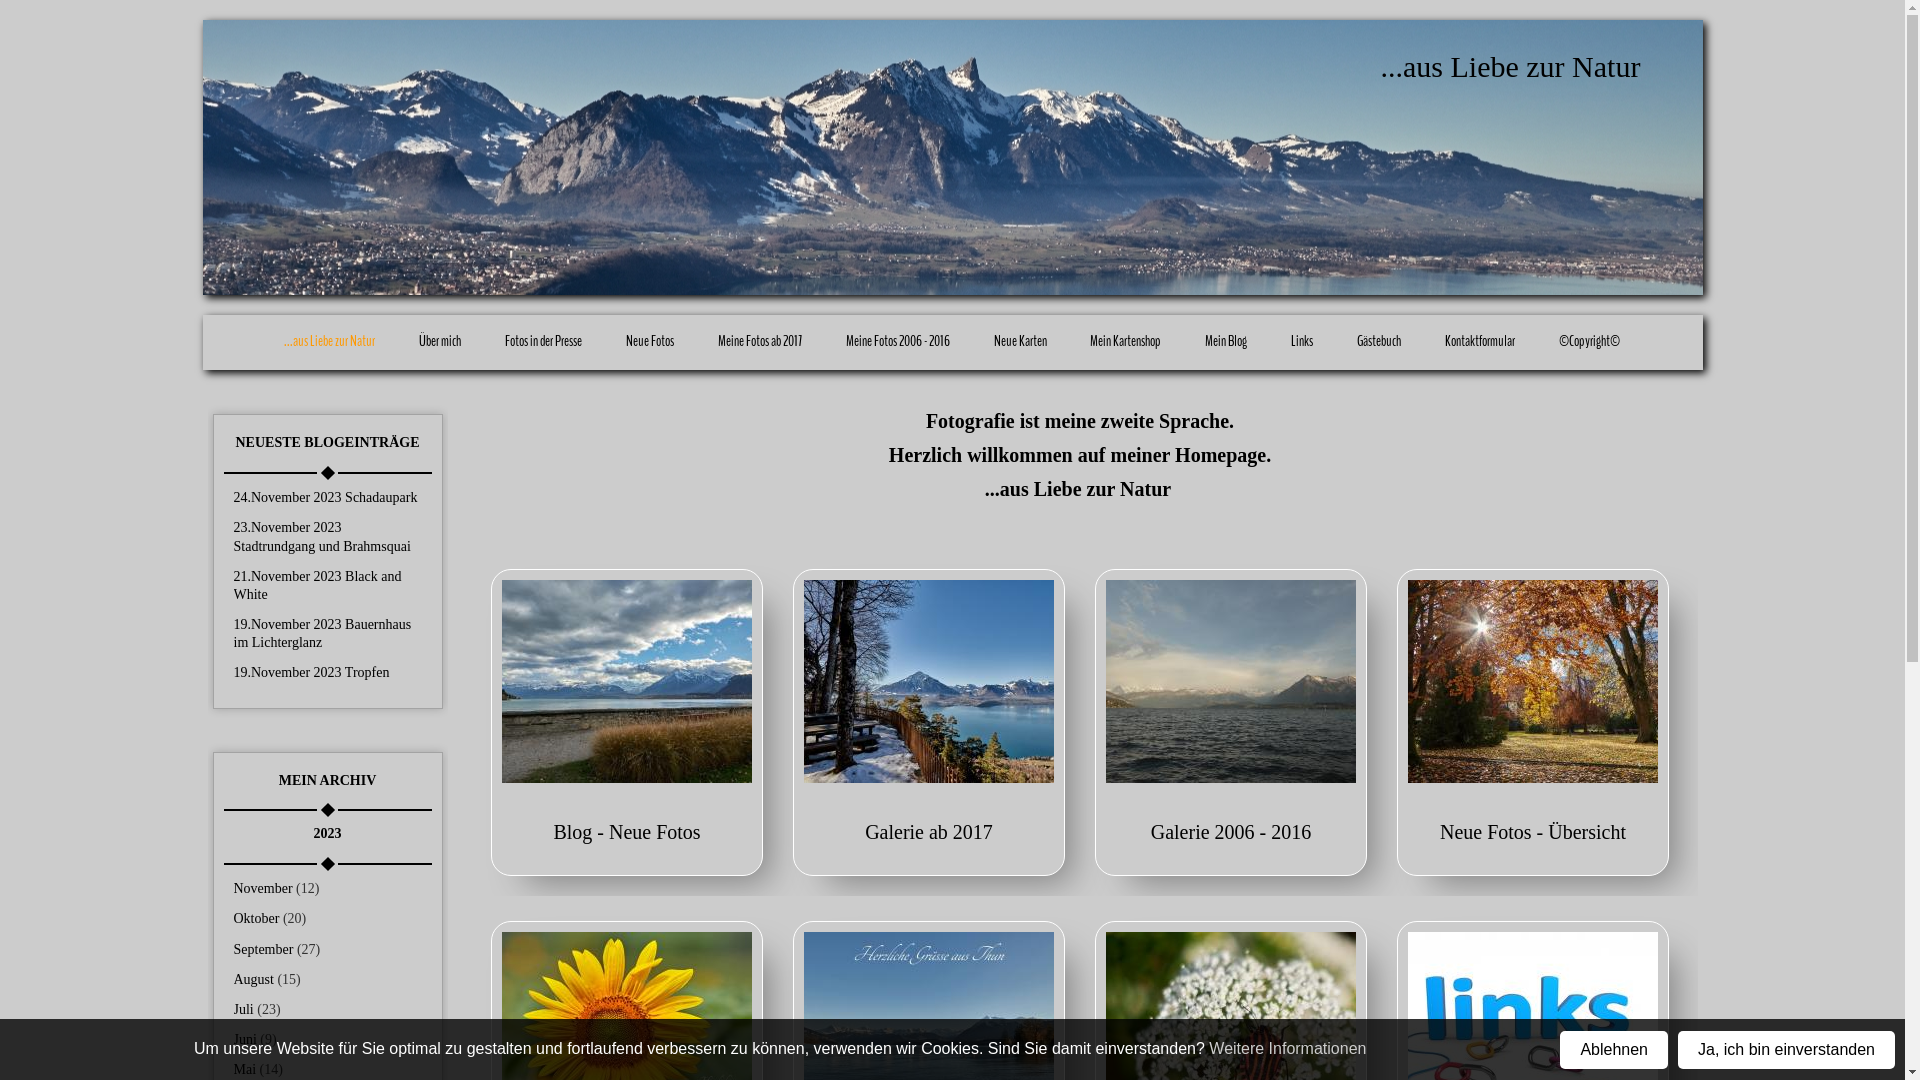 The width and height of the screenshot is (1920, 1080). What do you see at coordinates (257, 1068) in the screenshot?
I see `'Mai (14)'` at bounding box center [257, 1068].